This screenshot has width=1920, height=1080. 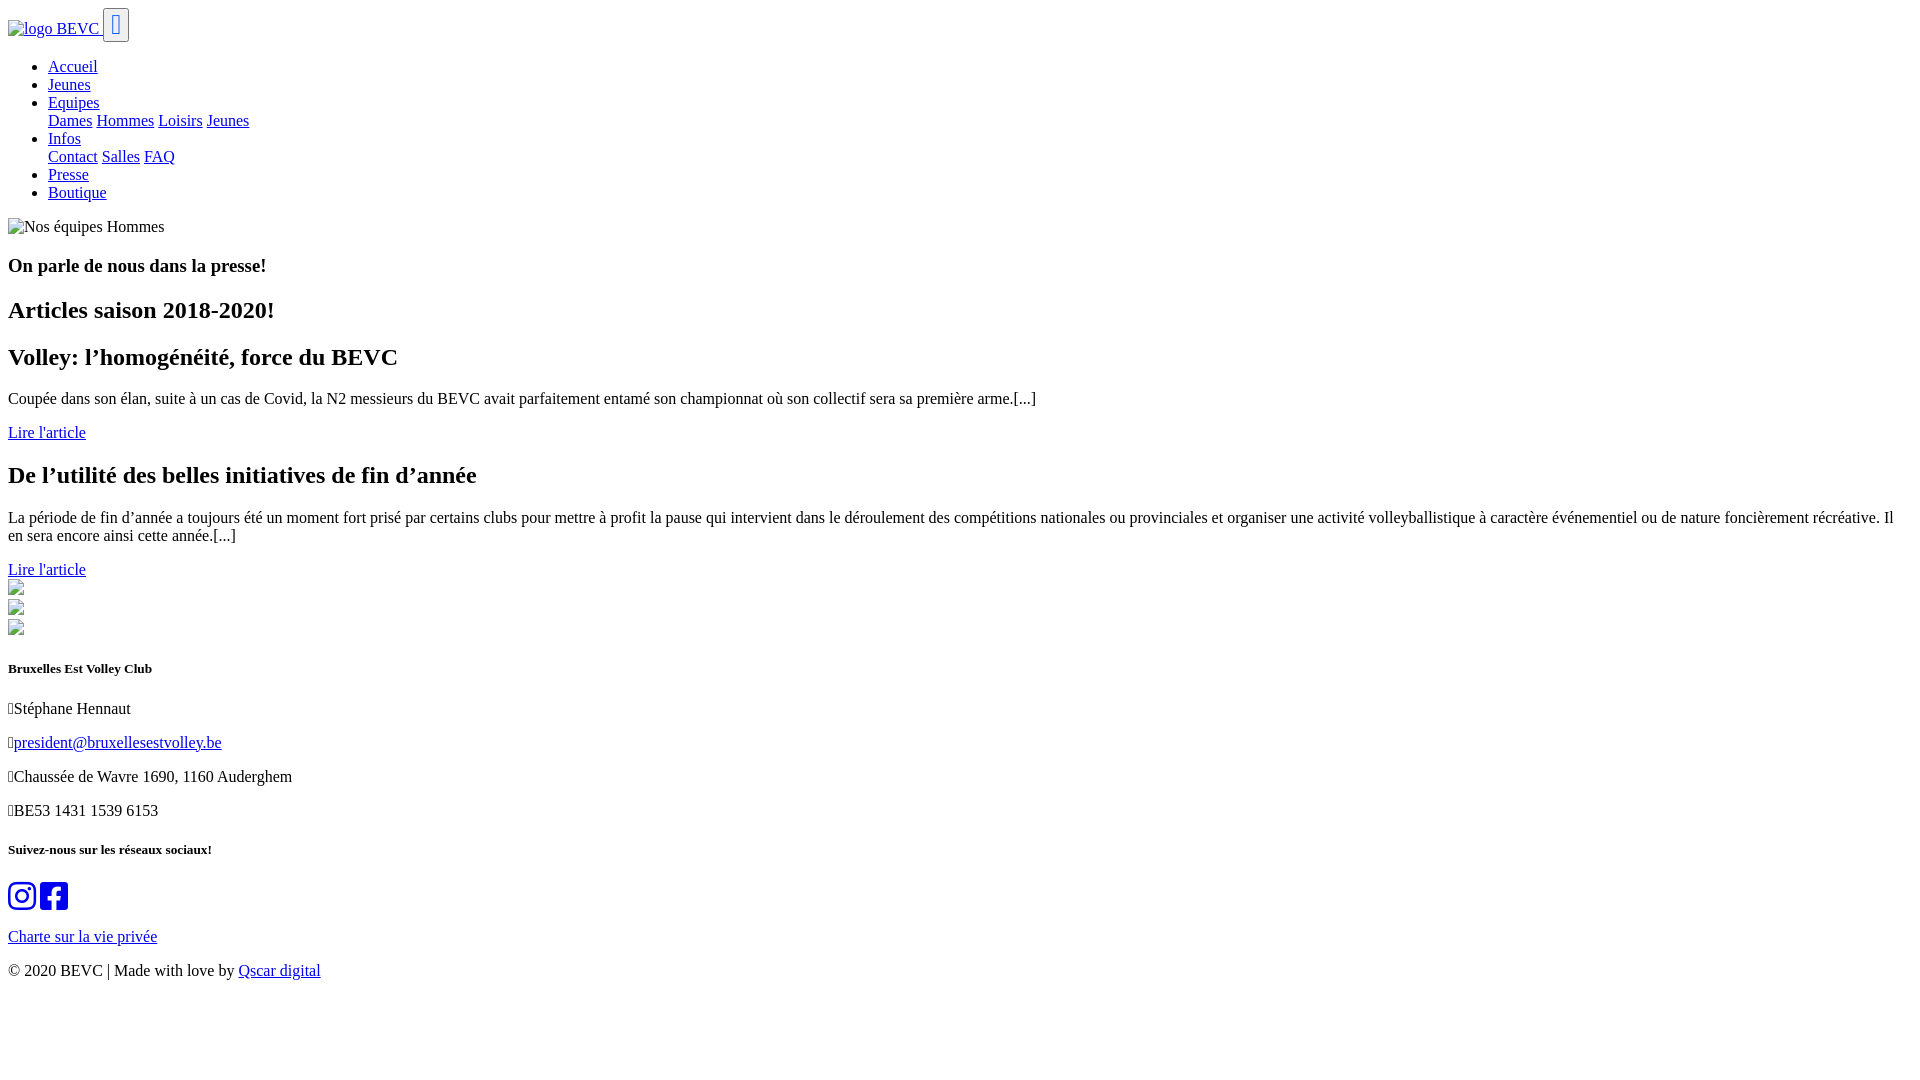 I want to click on 'Salles', so click(x=119, y=155).